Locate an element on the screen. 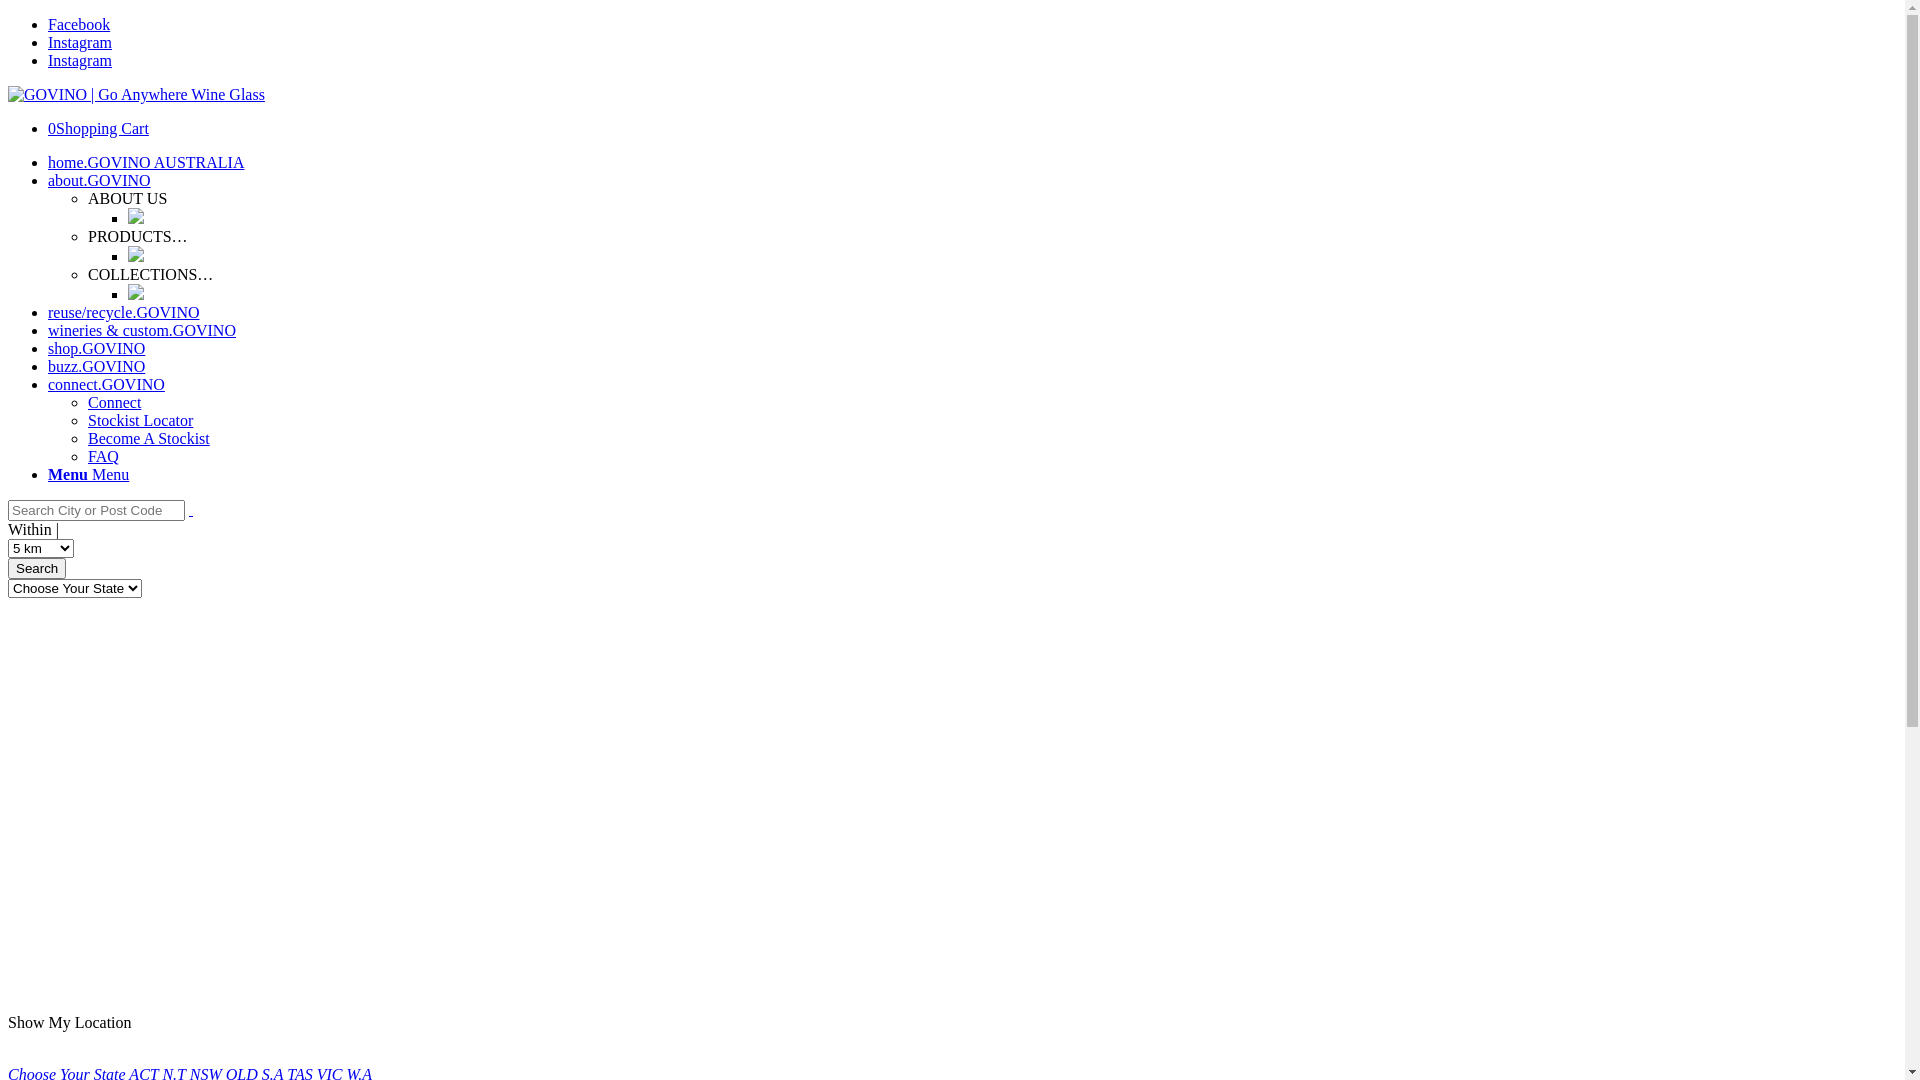  'connect.GOVINO' is located at coordinates (105, 384).